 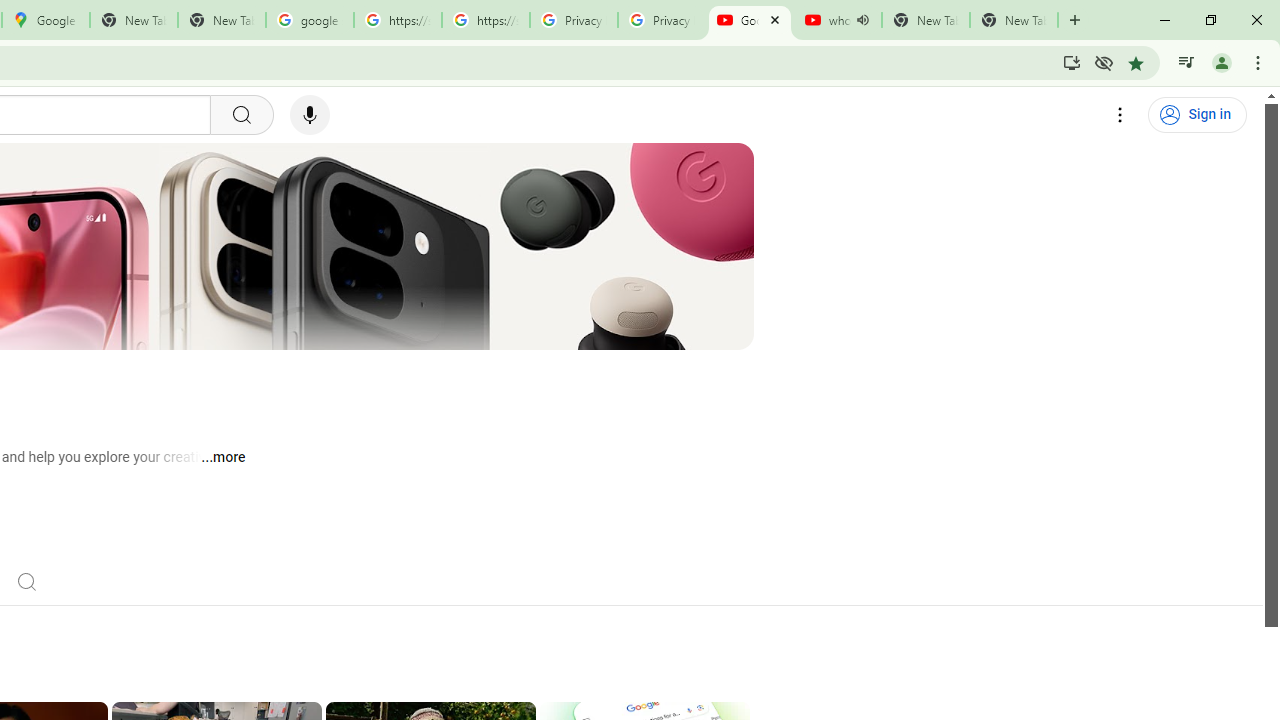 I want to click on 'Third-party cookies blocked', so click(x=1103, y=61).